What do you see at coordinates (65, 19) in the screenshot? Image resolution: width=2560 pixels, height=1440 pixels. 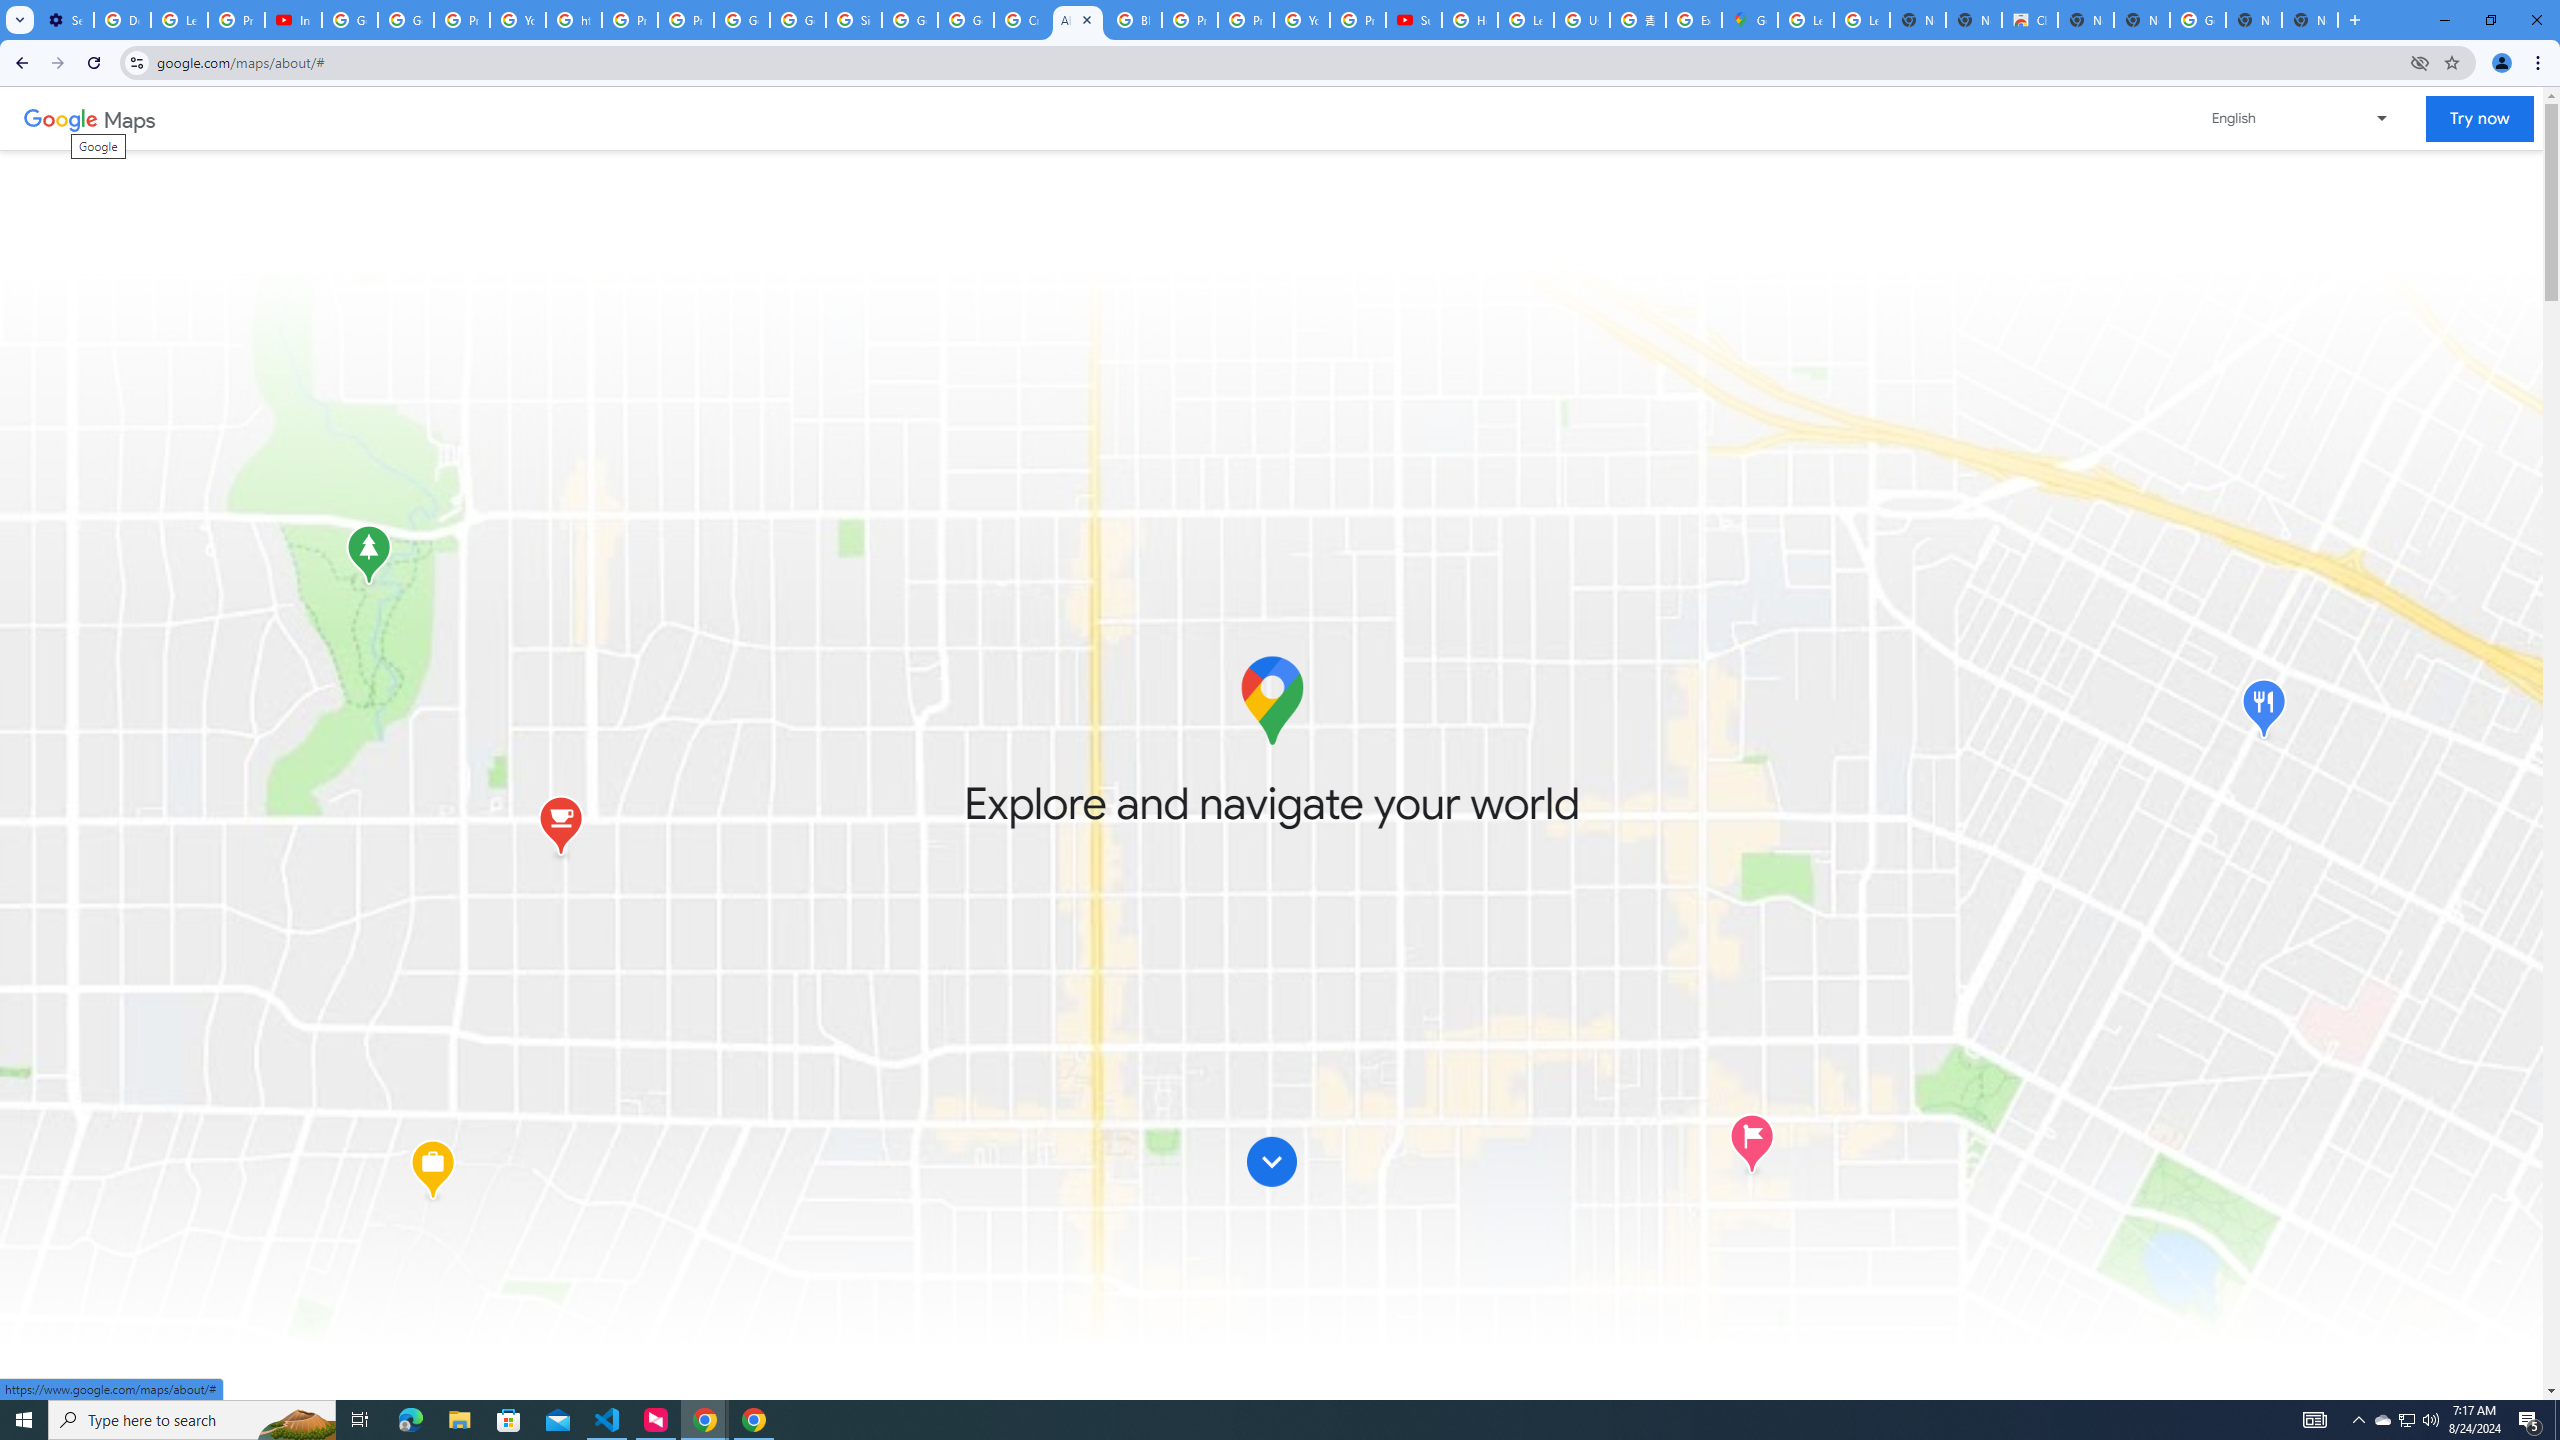 I see `'Settings - Customize profile'` at bounding box center [65, 19].